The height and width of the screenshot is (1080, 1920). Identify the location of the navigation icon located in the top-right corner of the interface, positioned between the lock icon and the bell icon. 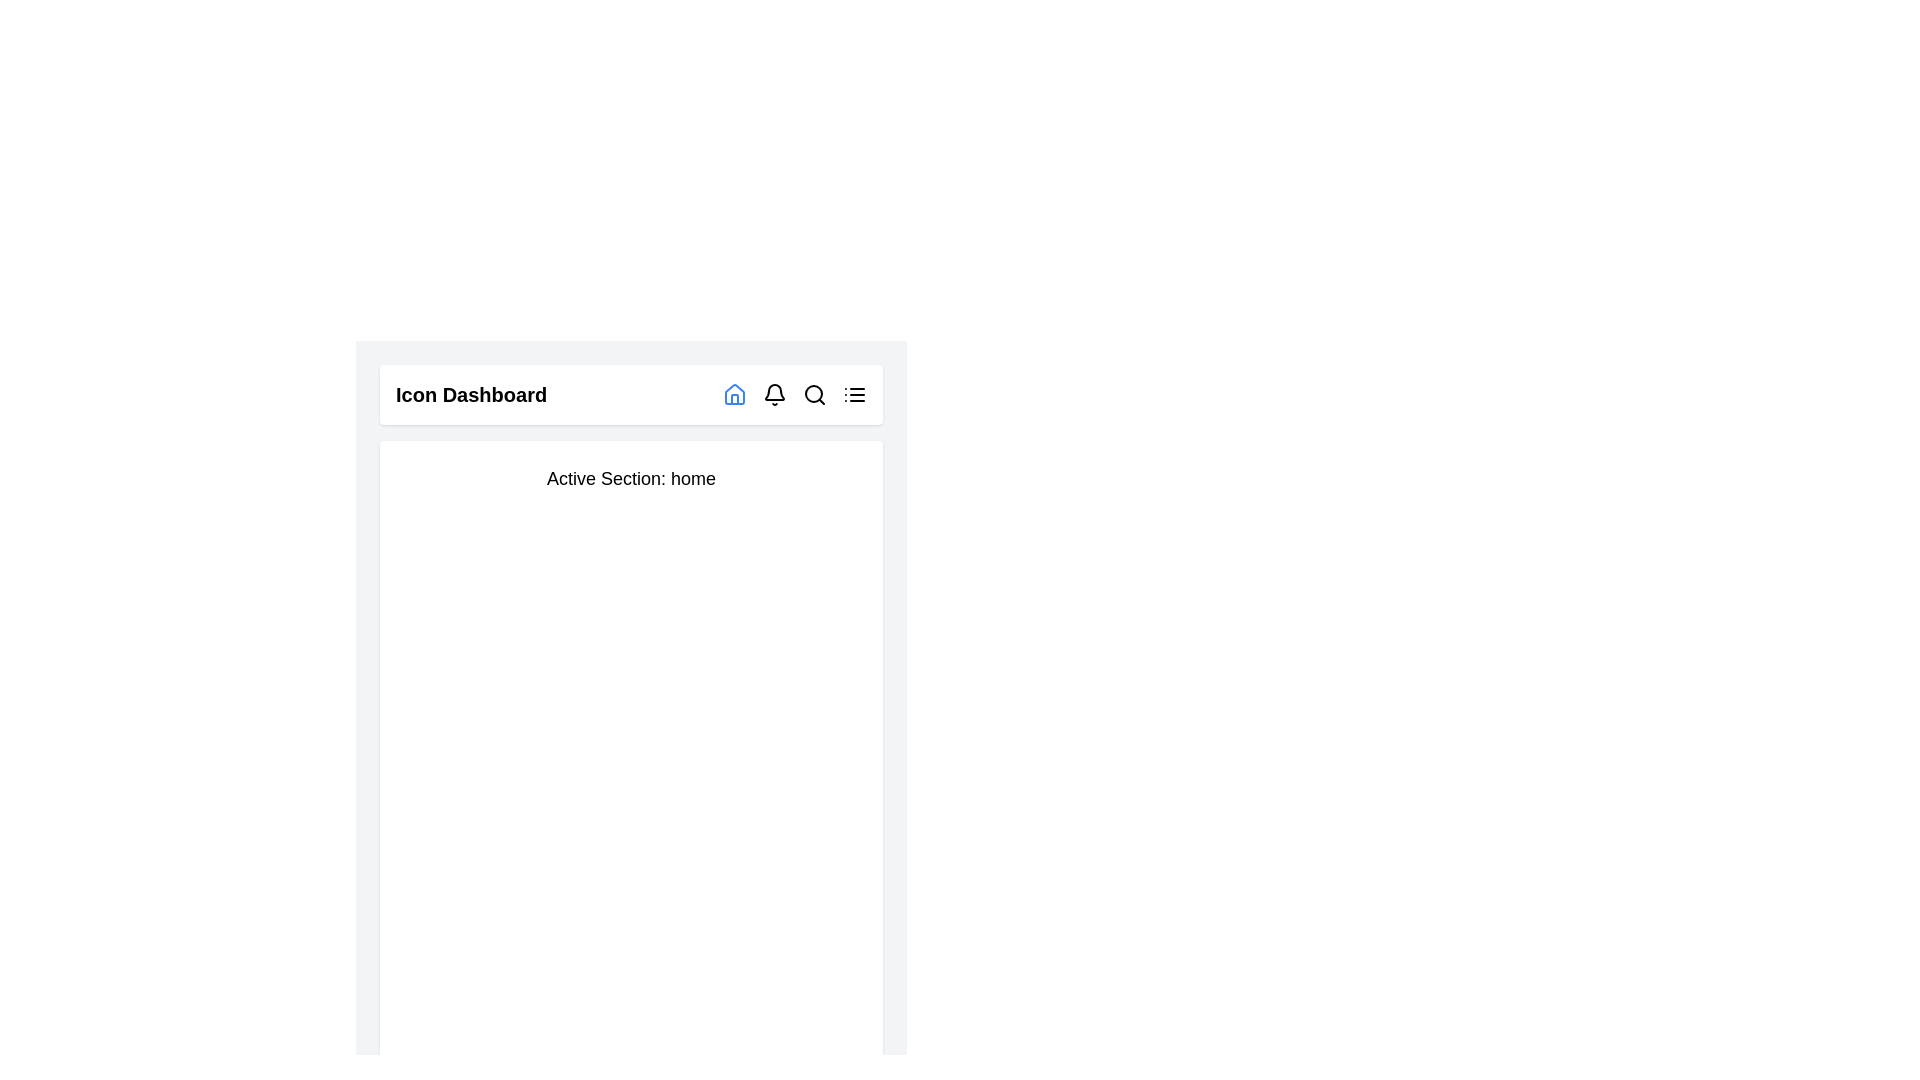
(733, 393).